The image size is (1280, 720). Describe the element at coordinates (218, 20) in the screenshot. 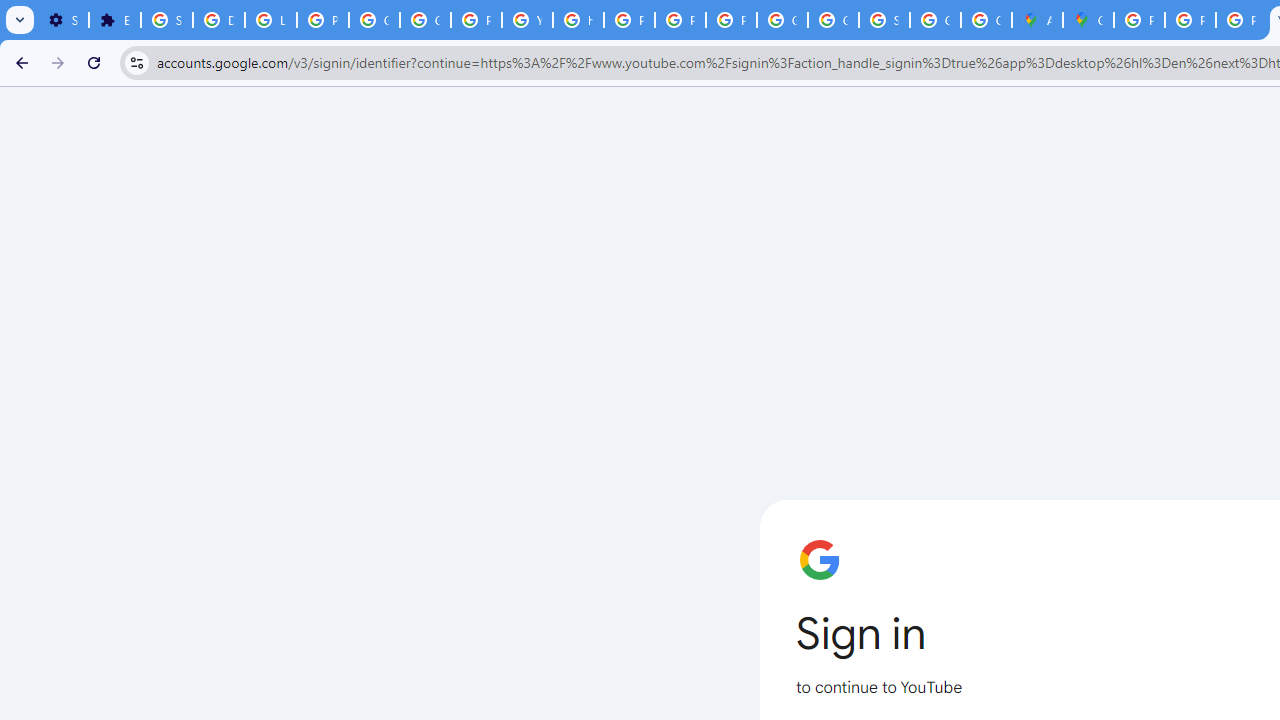

I see `'Delete photos & videos - Computer - Google Photos Help'` at that location.